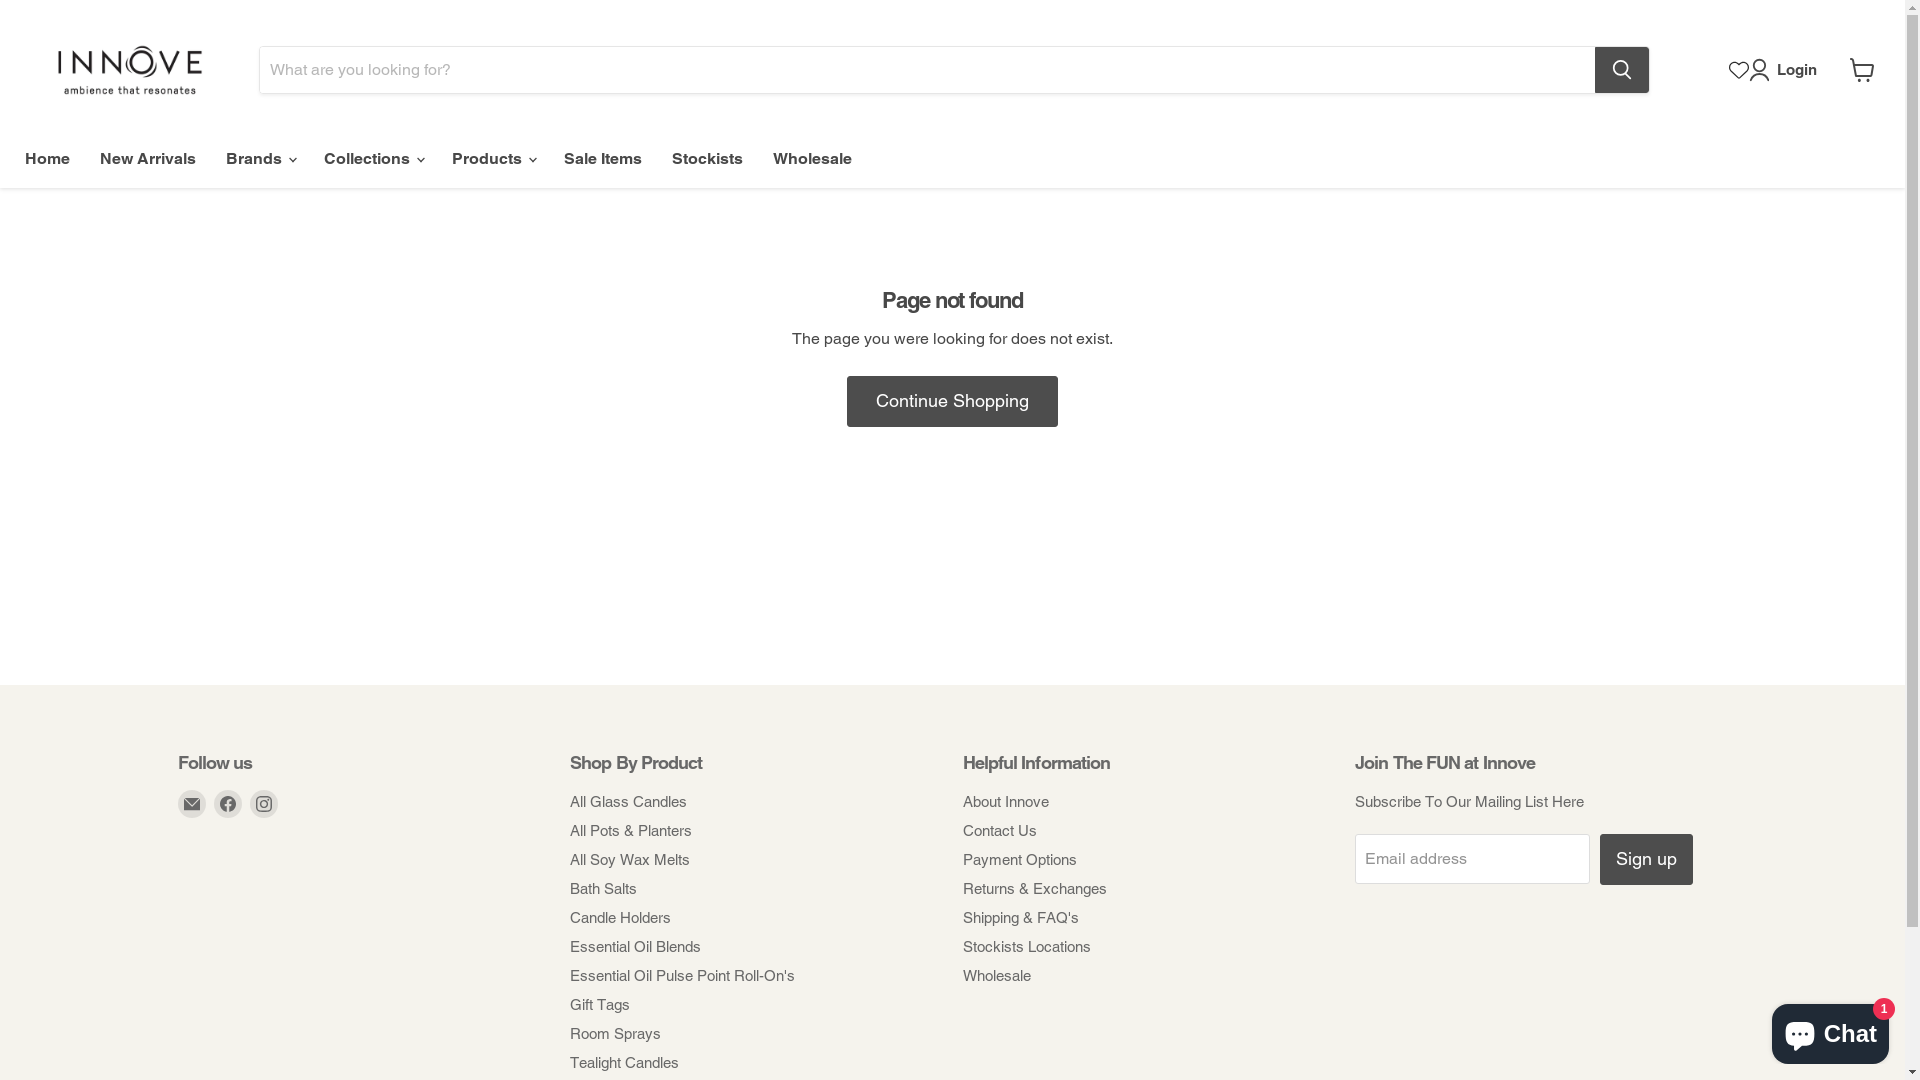 The height and width of the screenshot is (1080, 1920). Describe the element at coordinates (1646, 858) in the screenshot. I see `'Sign up'` at that location.